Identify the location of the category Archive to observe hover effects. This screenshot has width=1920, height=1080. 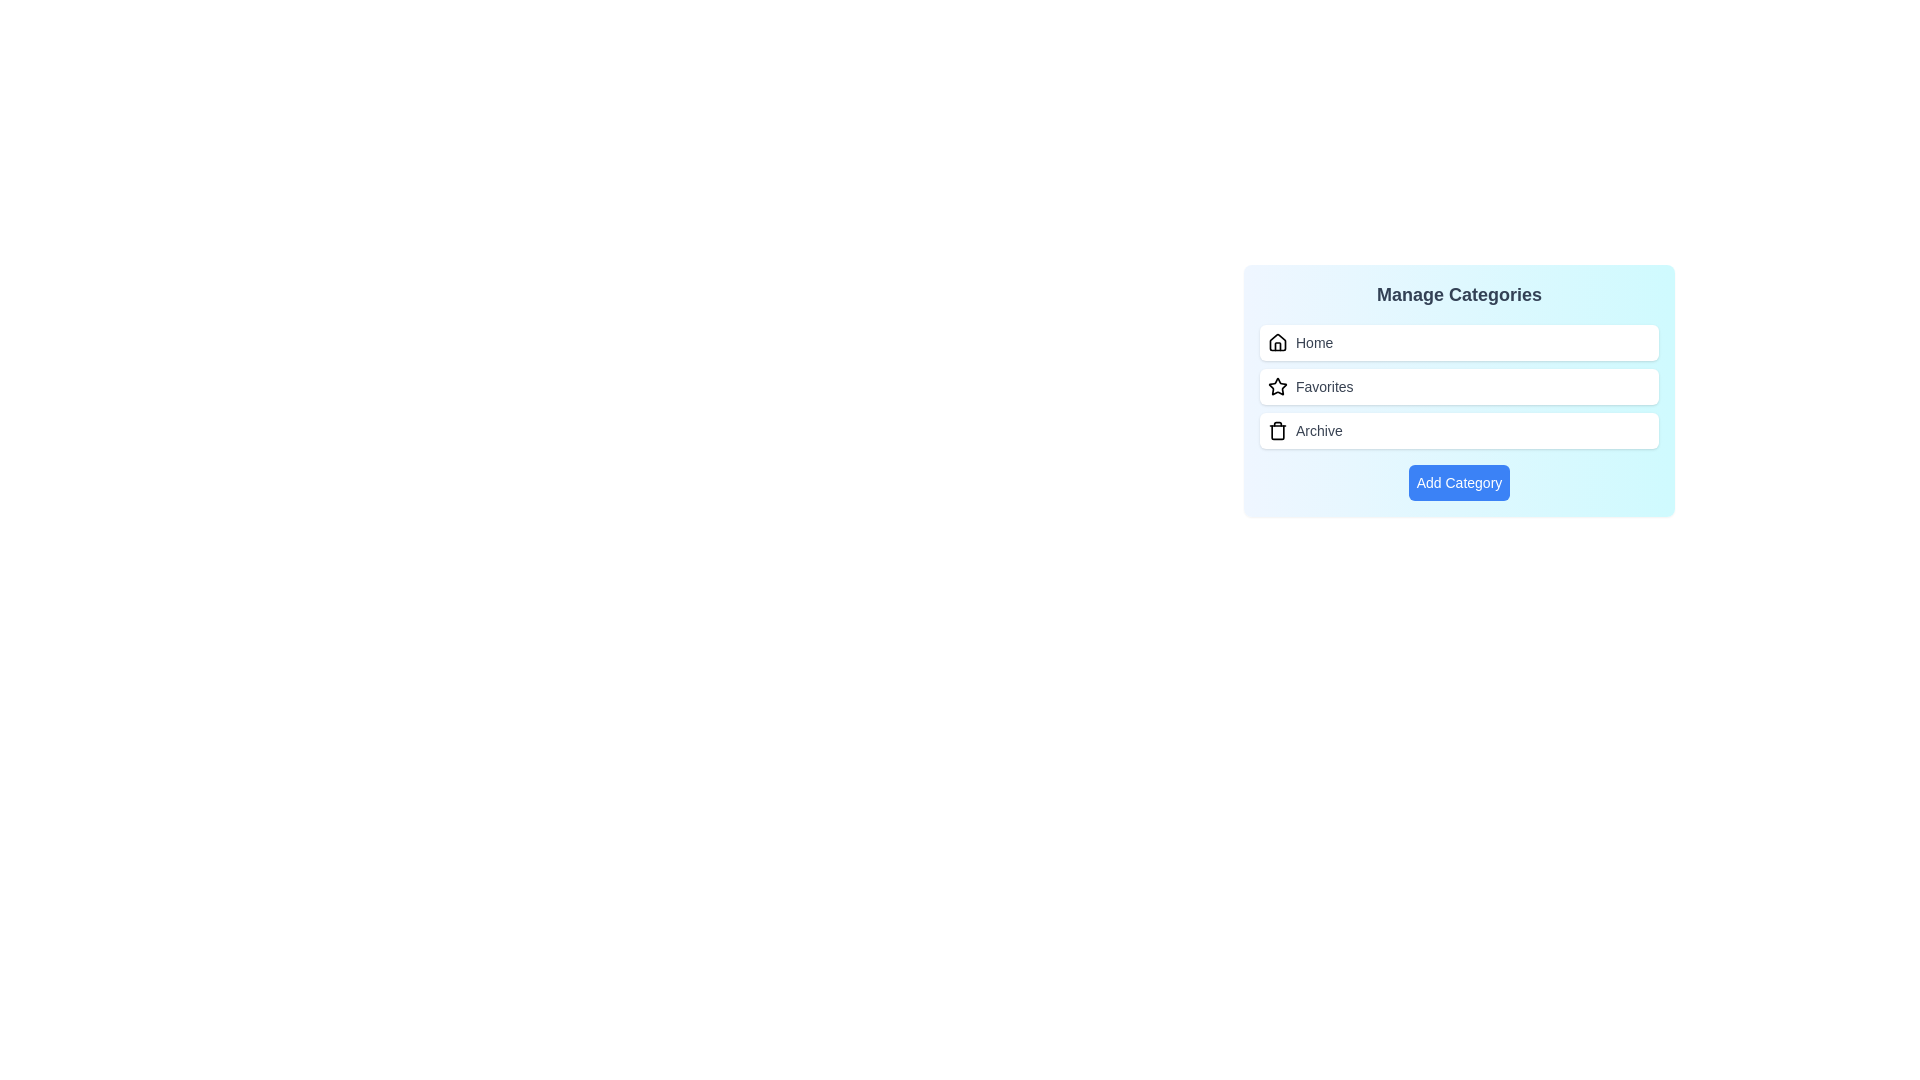
(1459, 430).